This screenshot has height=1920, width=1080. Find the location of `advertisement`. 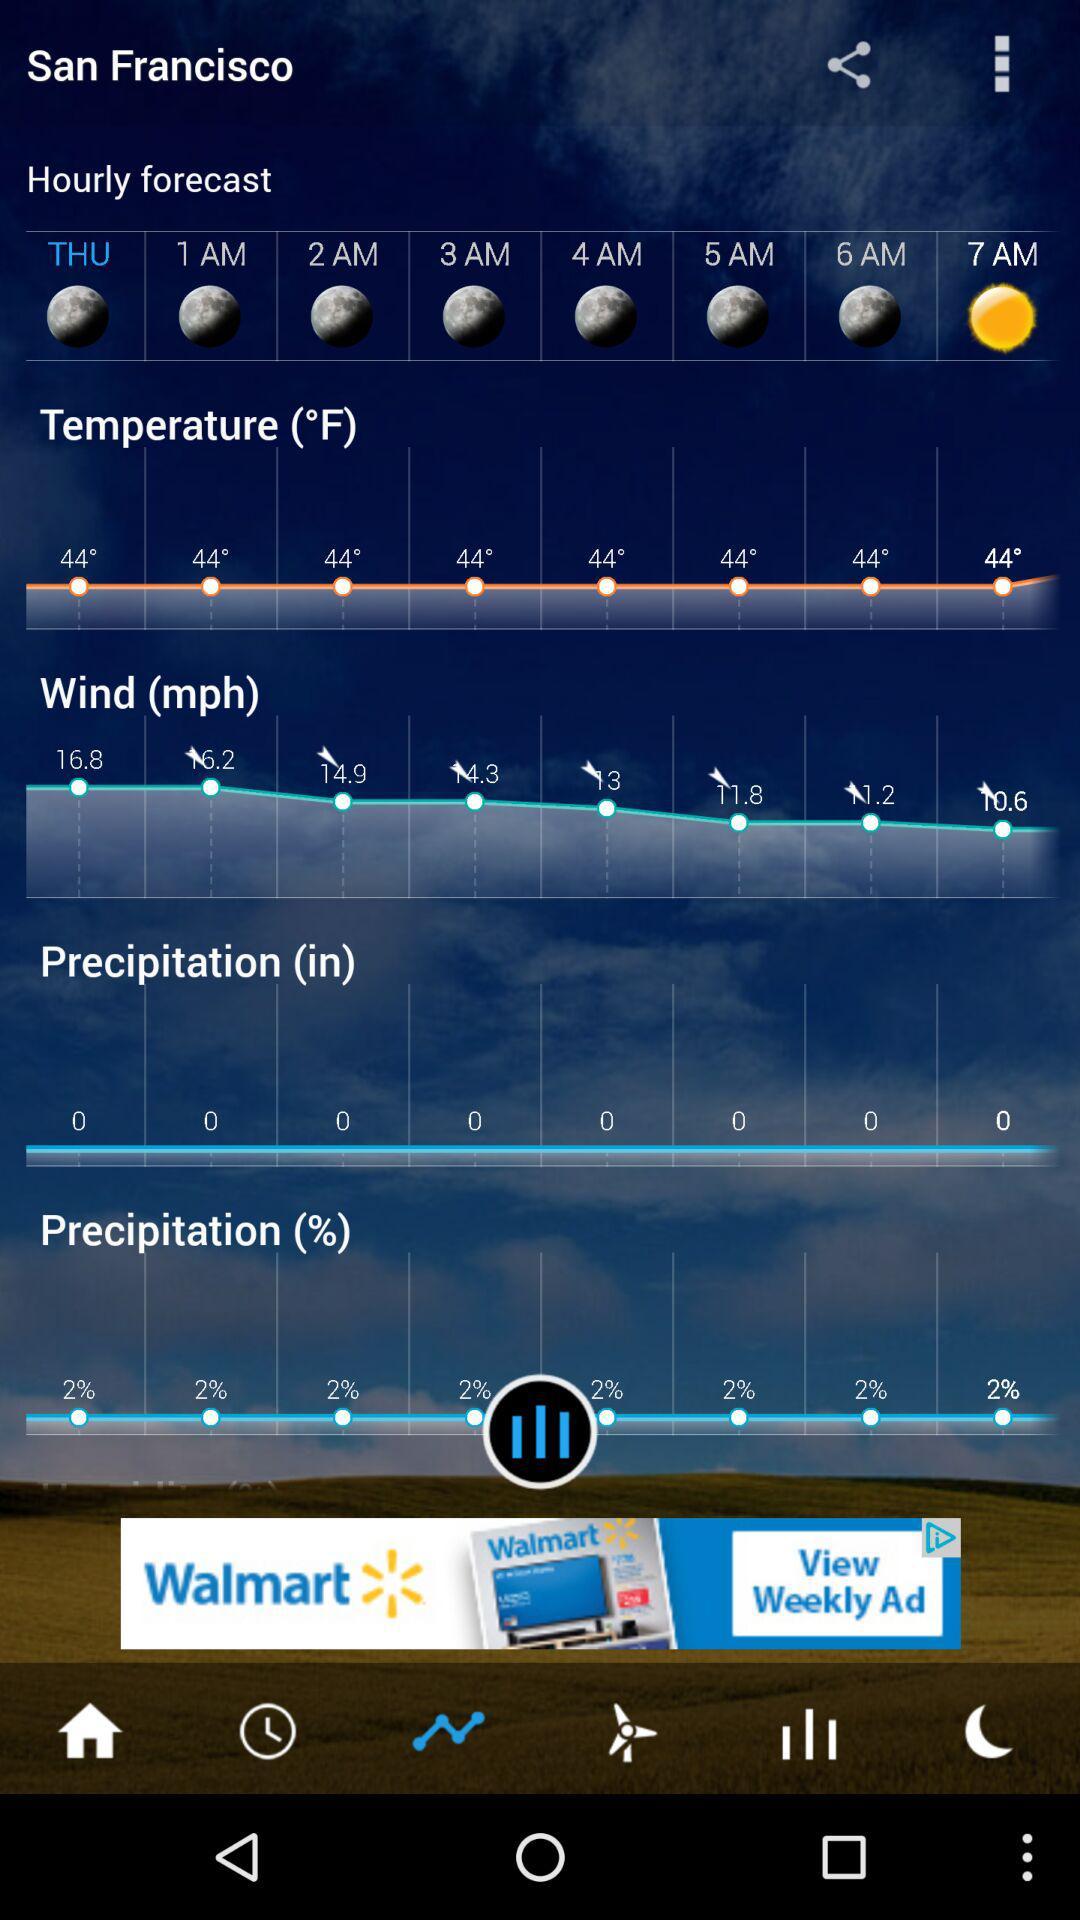

advertisement is located at coordinates (990, 1728).